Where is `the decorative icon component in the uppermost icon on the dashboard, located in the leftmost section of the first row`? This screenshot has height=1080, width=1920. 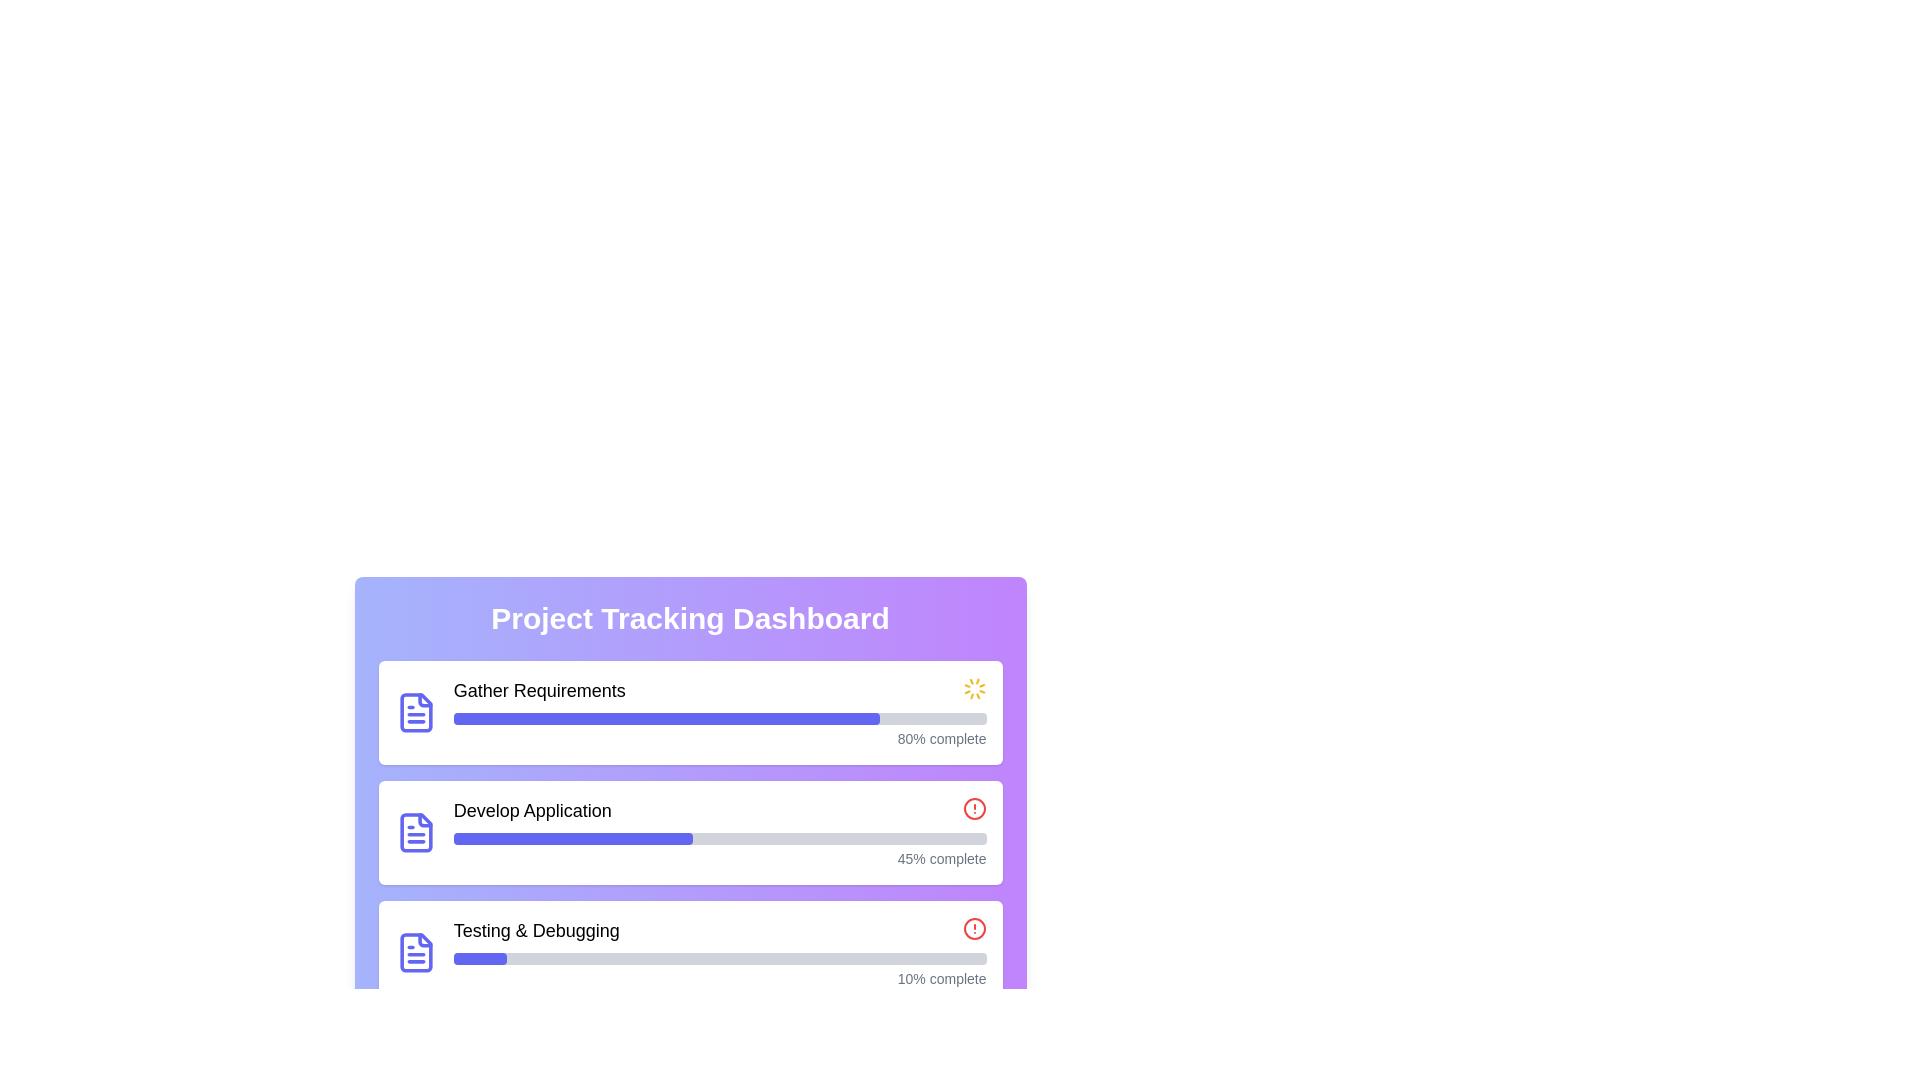
the decorative icon component in the uppermost icon on the dashboard, located in the leftmost section of the first row is located at coordinates (415, 712).